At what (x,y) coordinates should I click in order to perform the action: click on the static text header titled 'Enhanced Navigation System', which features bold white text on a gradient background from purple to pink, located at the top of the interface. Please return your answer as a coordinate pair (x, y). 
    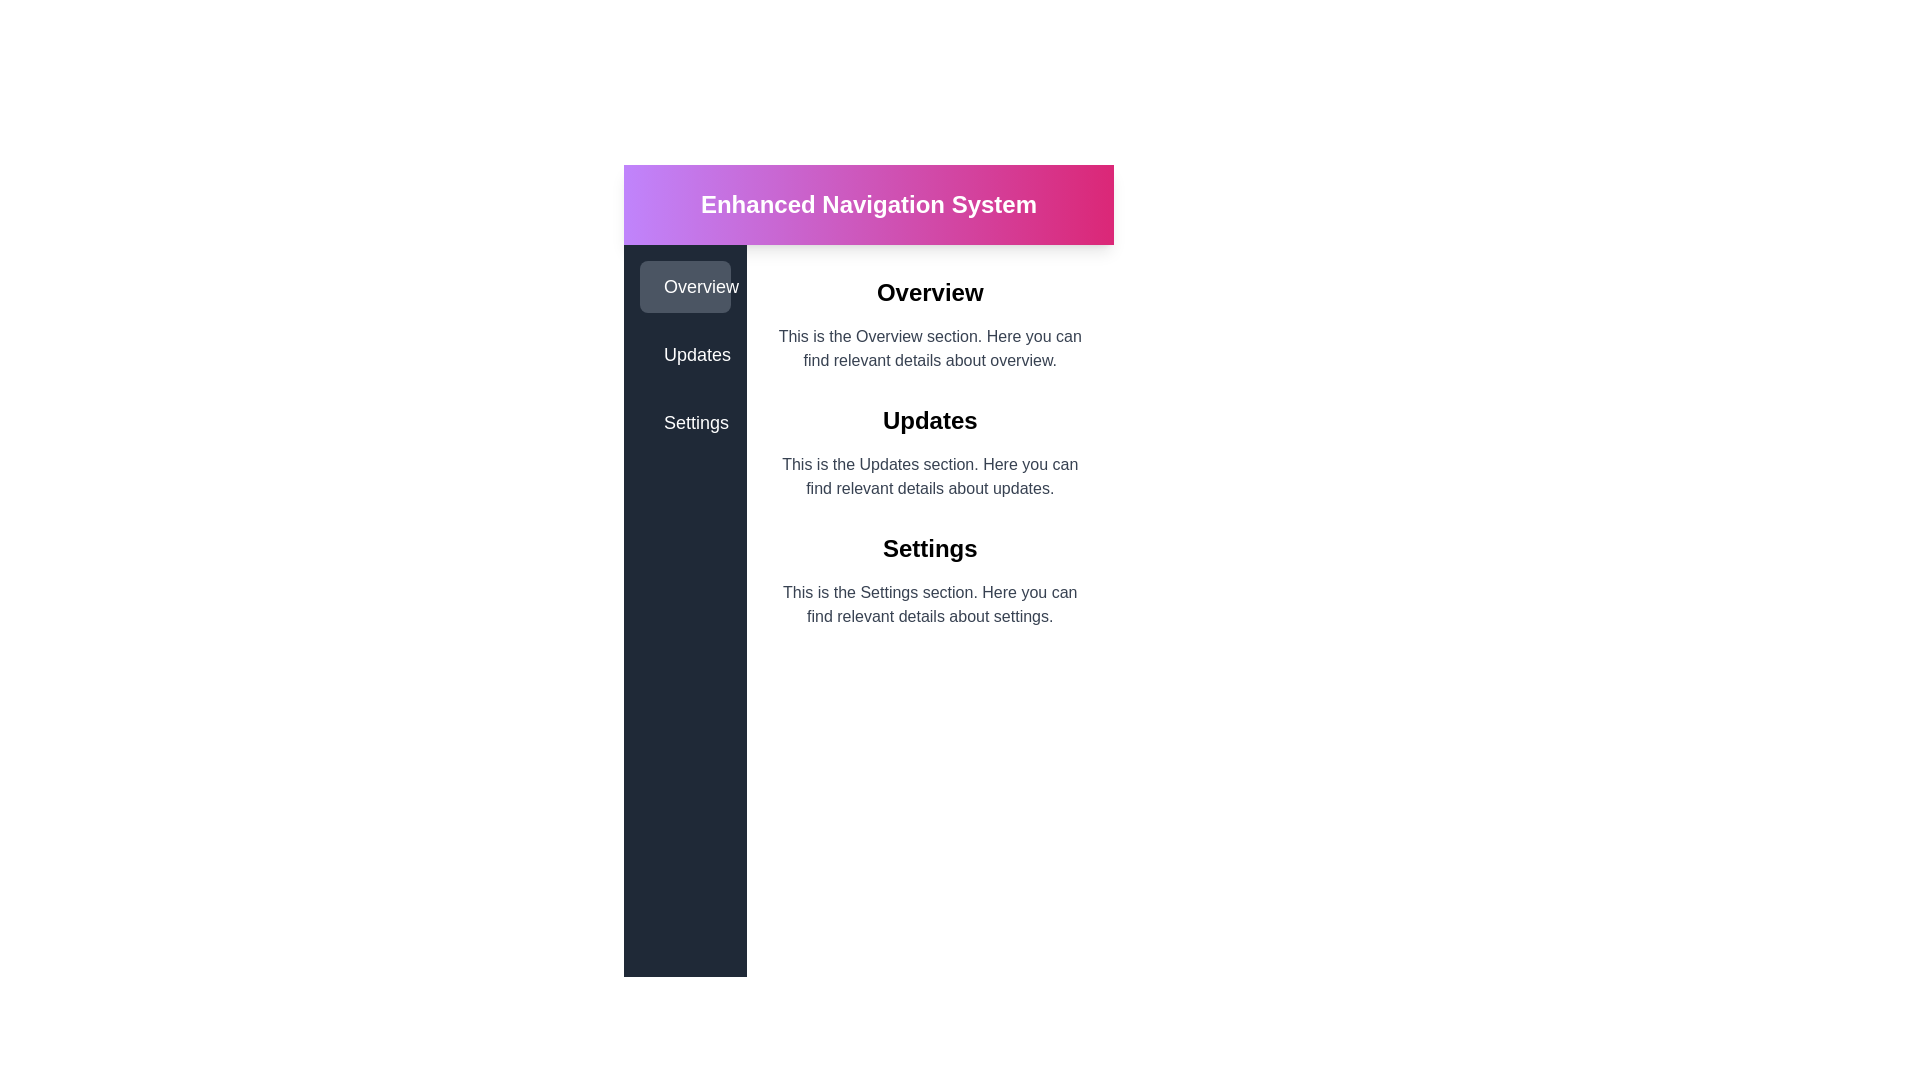
    Looking at the image, I should click on (868, 204).